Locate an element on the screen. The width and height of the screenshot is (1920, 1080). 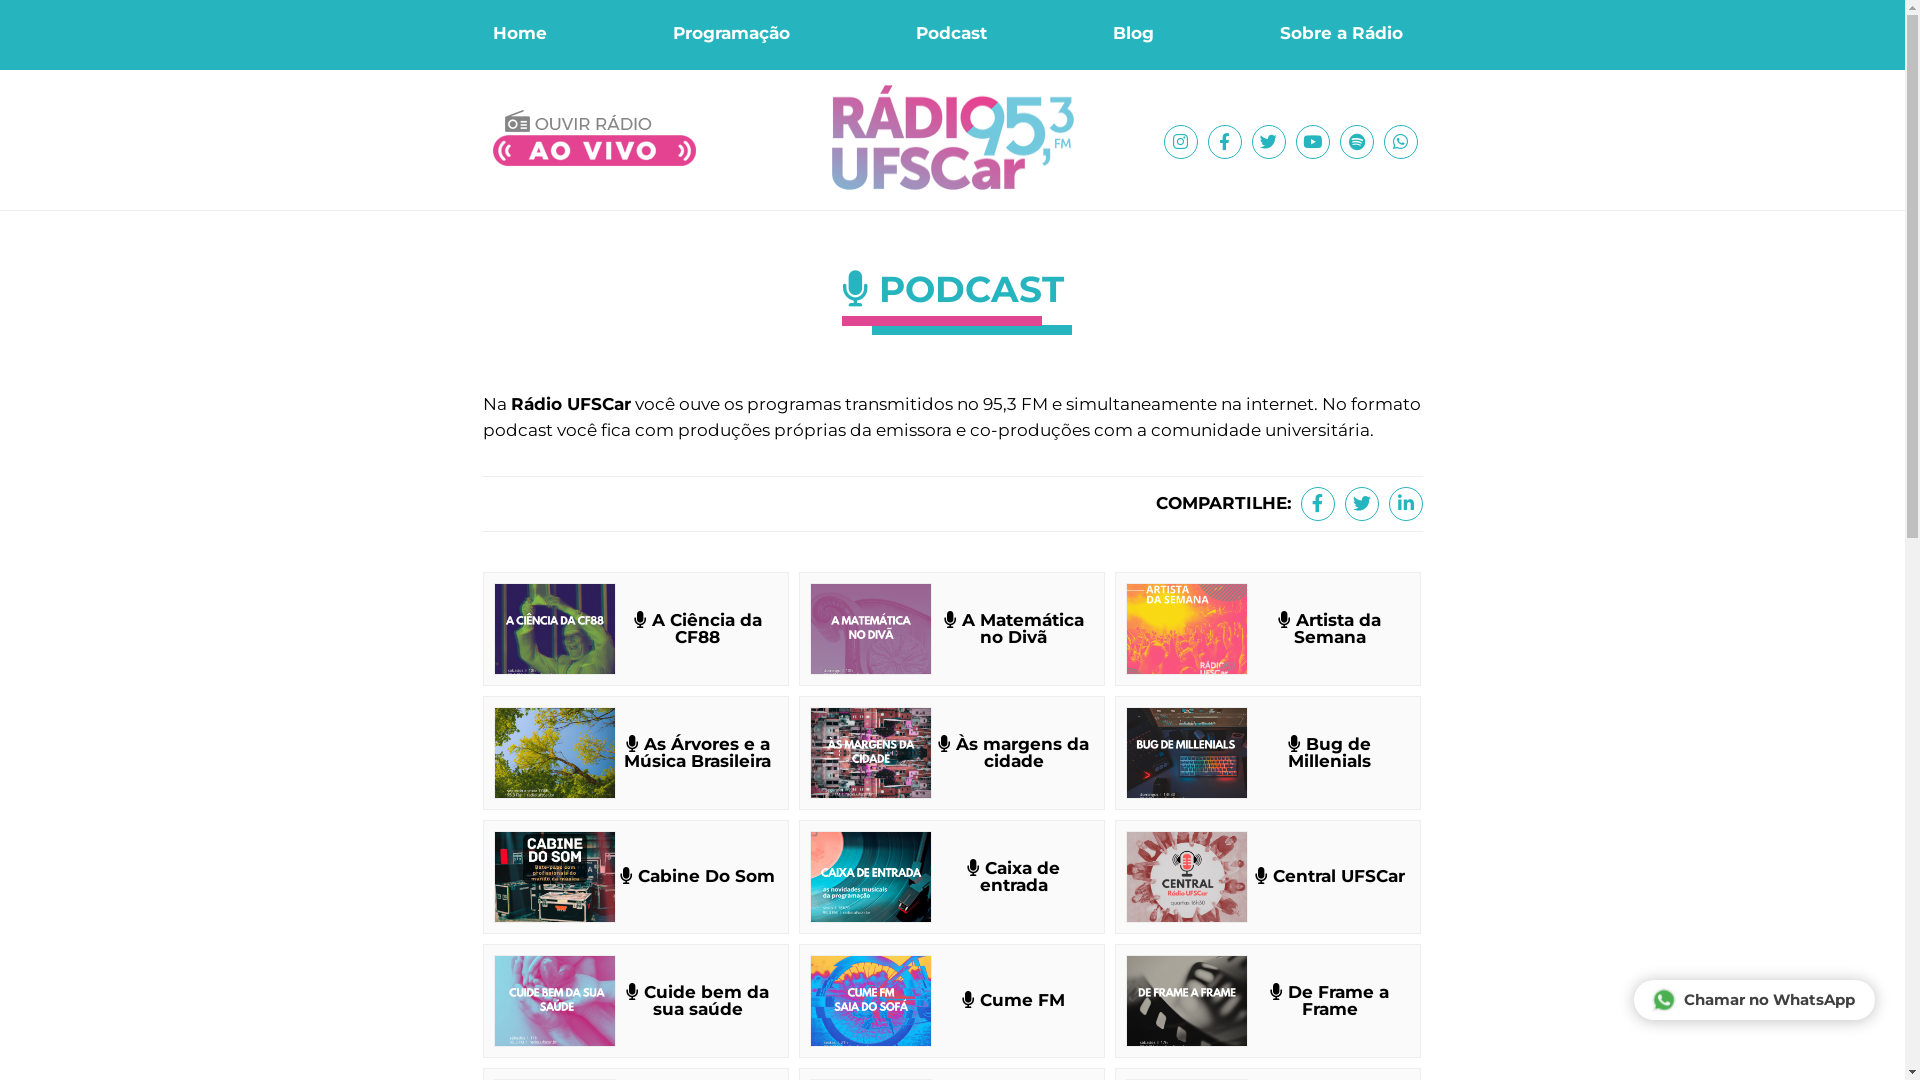
'Instagram' is located at coordinates (1180, 141).